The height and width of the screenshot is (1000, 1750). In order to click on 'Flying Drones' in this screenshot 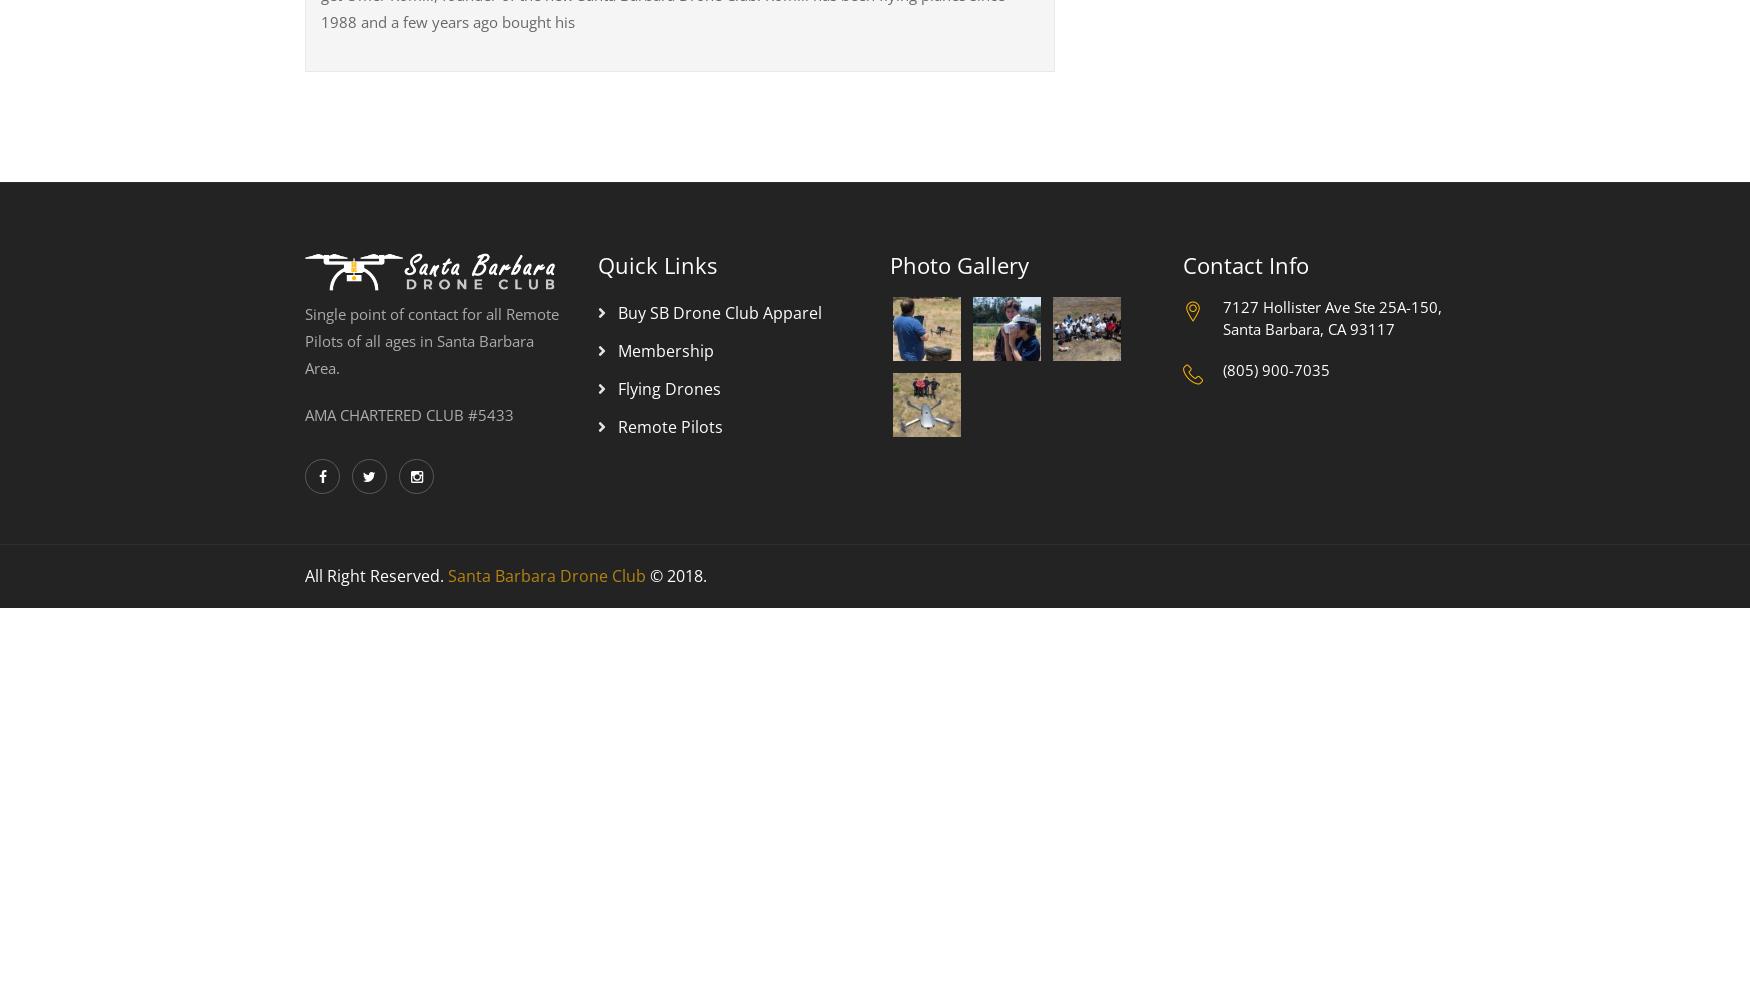, I will do `click(667, 389)`.